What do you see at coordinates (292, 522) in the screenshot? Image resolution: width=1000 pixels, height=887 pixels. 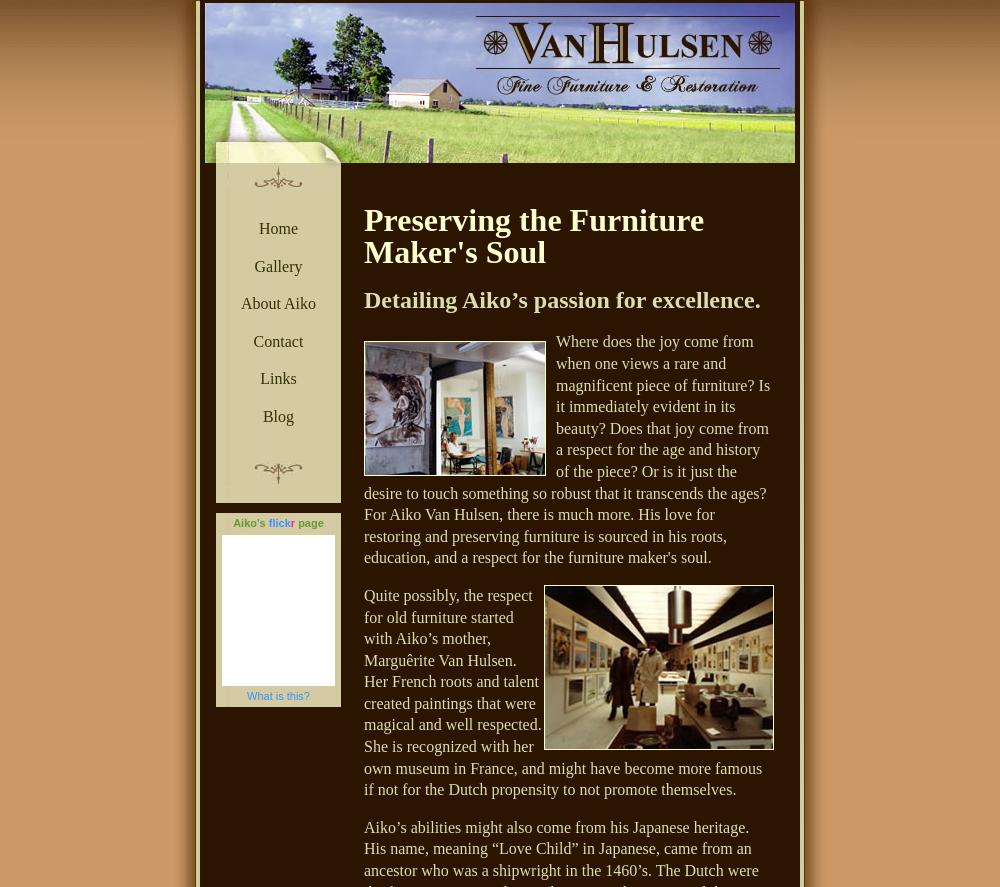 I see `'r'` at bounding box center [292, 522].